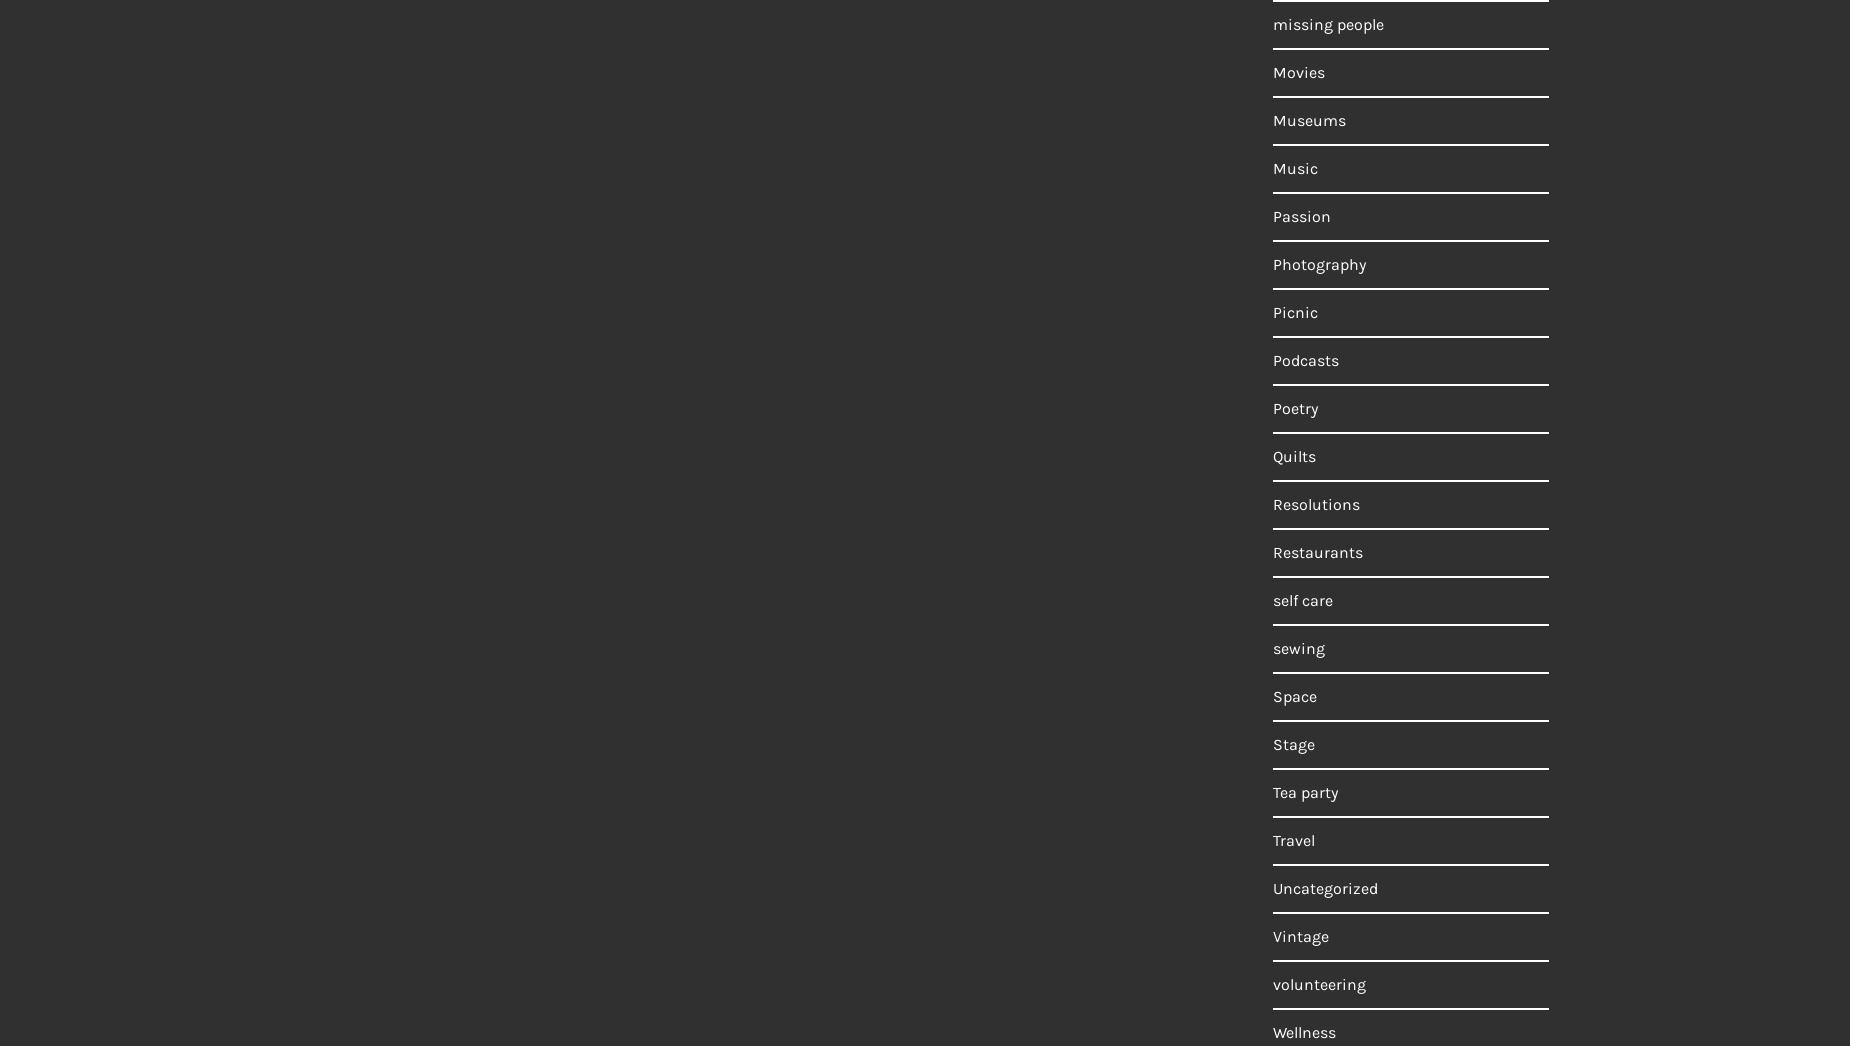  Describe the element at coordinates (1324, 887) in the screenshot. I see `'Uncategorized'` at that location.